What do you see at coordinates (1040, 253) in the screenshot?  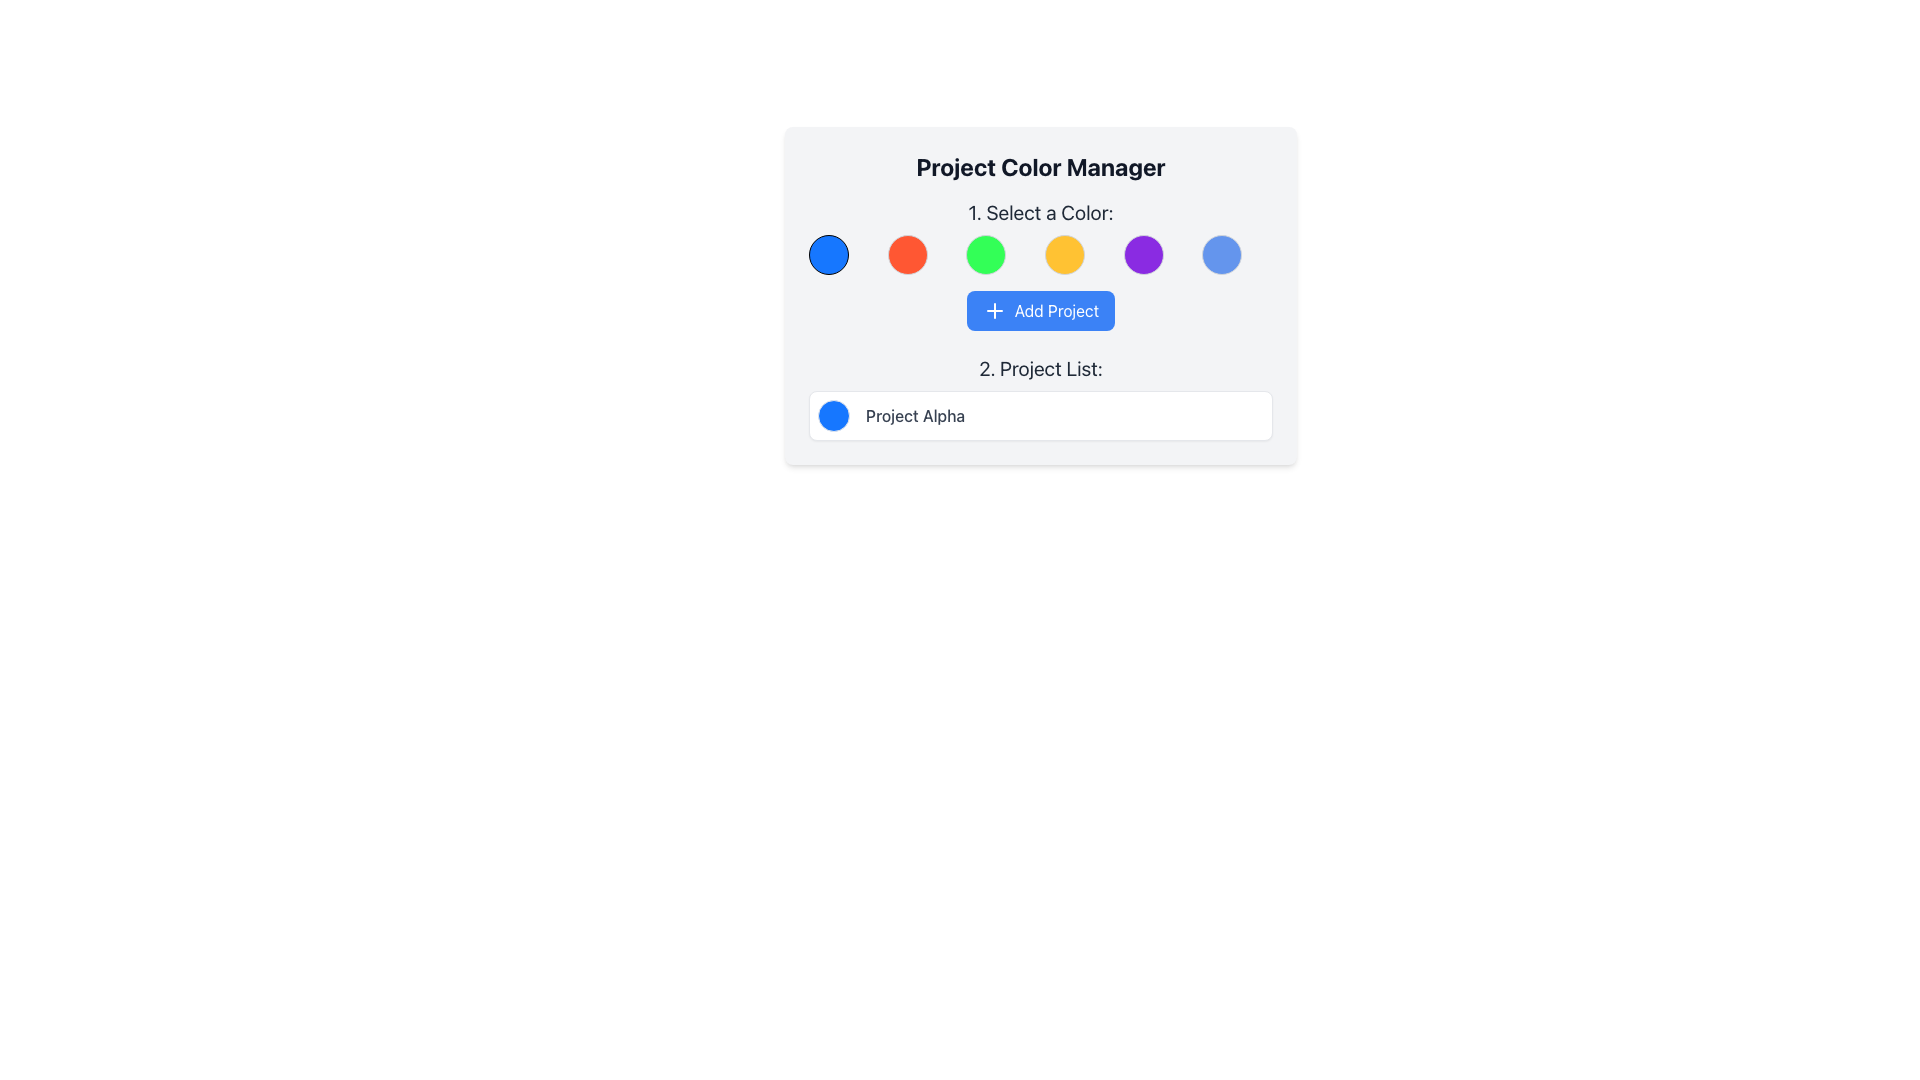 I see `the specific color circle within the grid of circular color selectors located directly beneath the heading '1. Select a Color:'` at bounding box center [1040, 253].